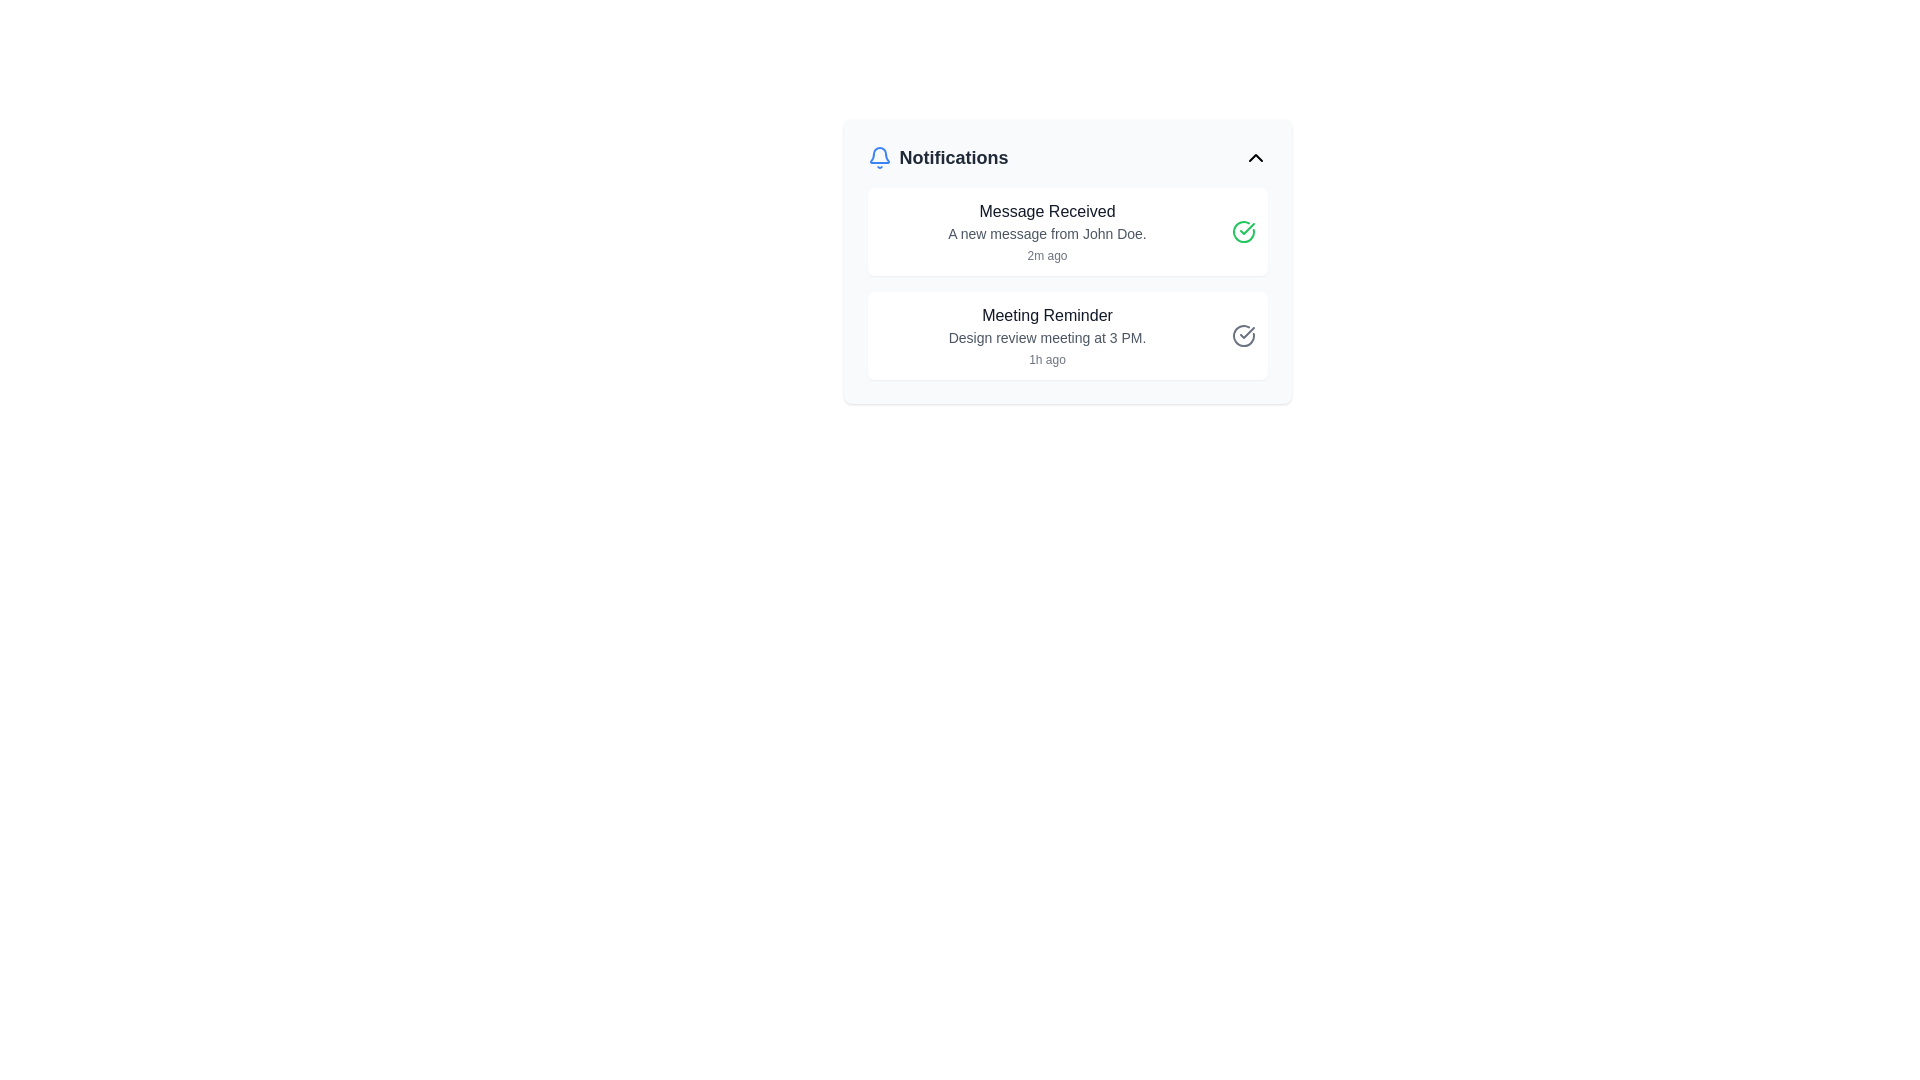 The height and width of the screenshot is (1080, 1920). Describe the element at coordinates (1046, 337) in the screenshot. I see `the text label that reads 'Design review meeting at 3 PM.' located in the Meeting Reminder section of the Notifications panel` at that location.